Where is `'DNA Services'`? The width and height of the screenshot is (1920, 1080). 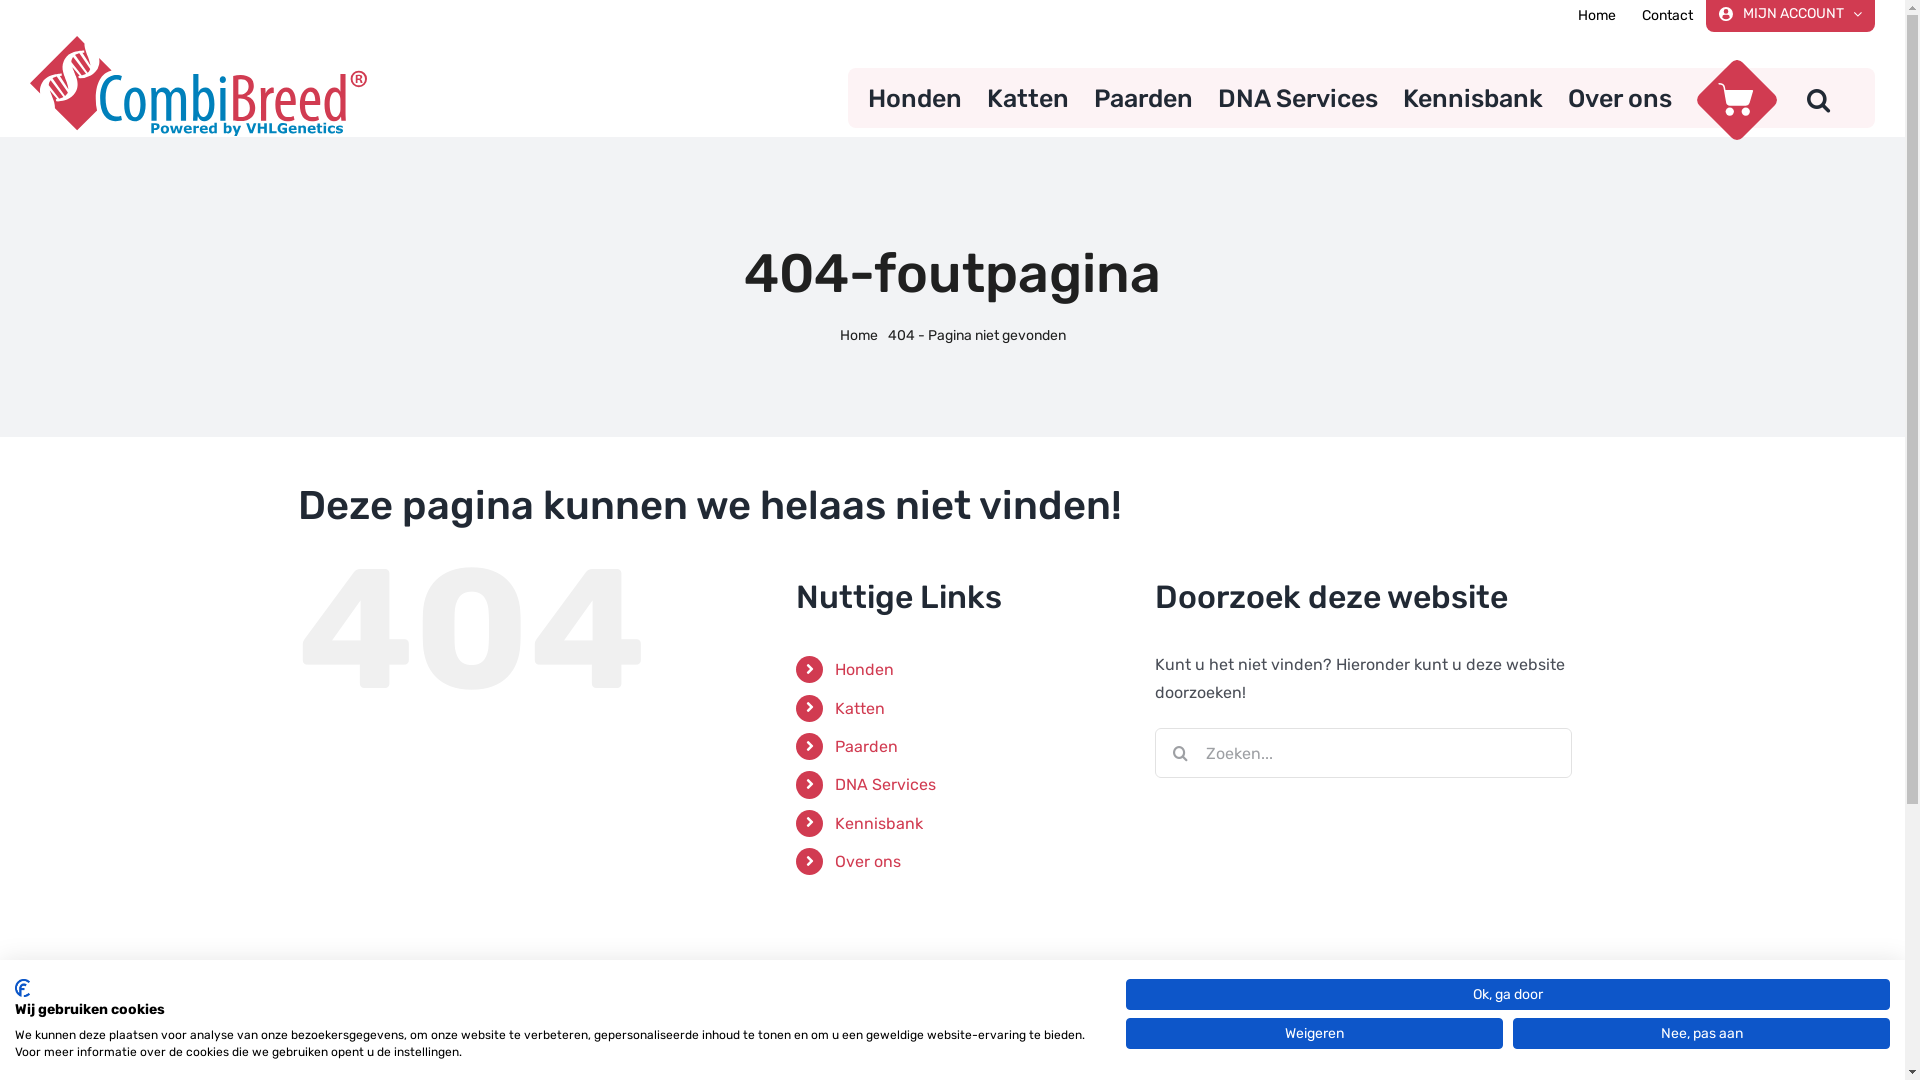 'DNA Services' is located at coordinates (884, 783).